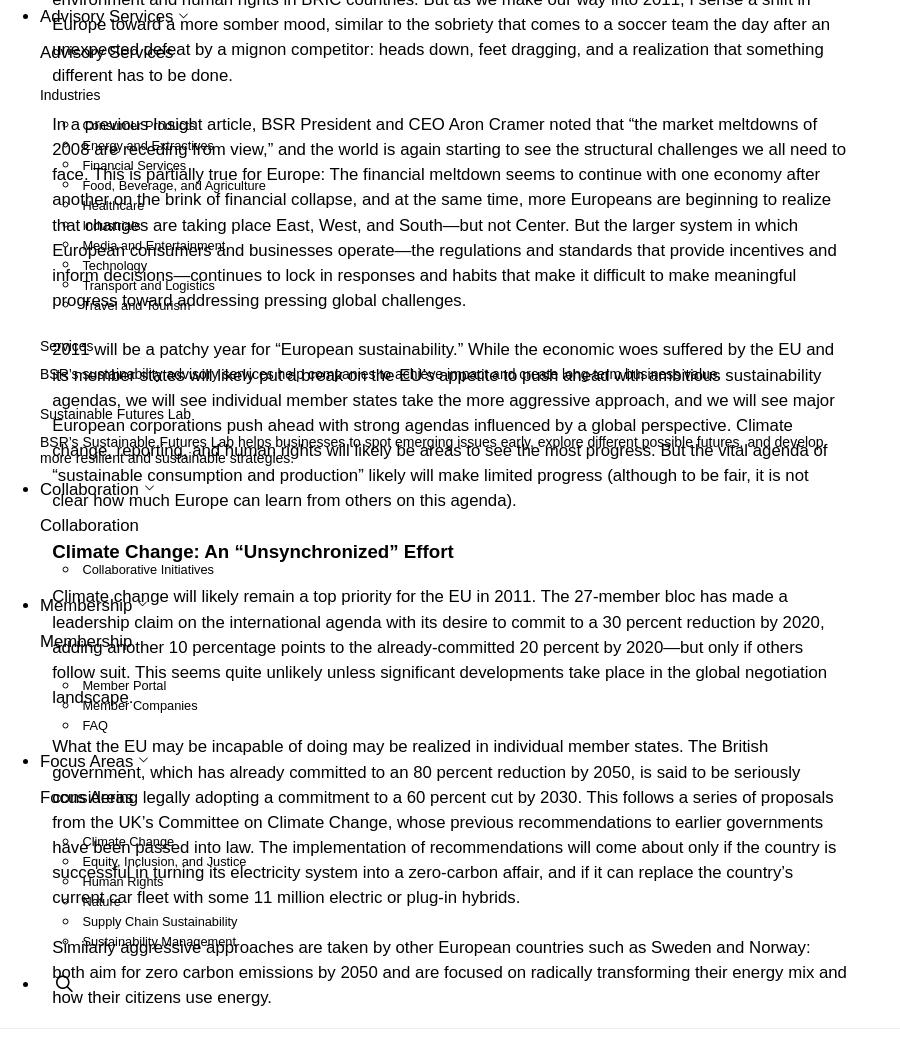  I want to click on 'Our People', so click(119, 837).